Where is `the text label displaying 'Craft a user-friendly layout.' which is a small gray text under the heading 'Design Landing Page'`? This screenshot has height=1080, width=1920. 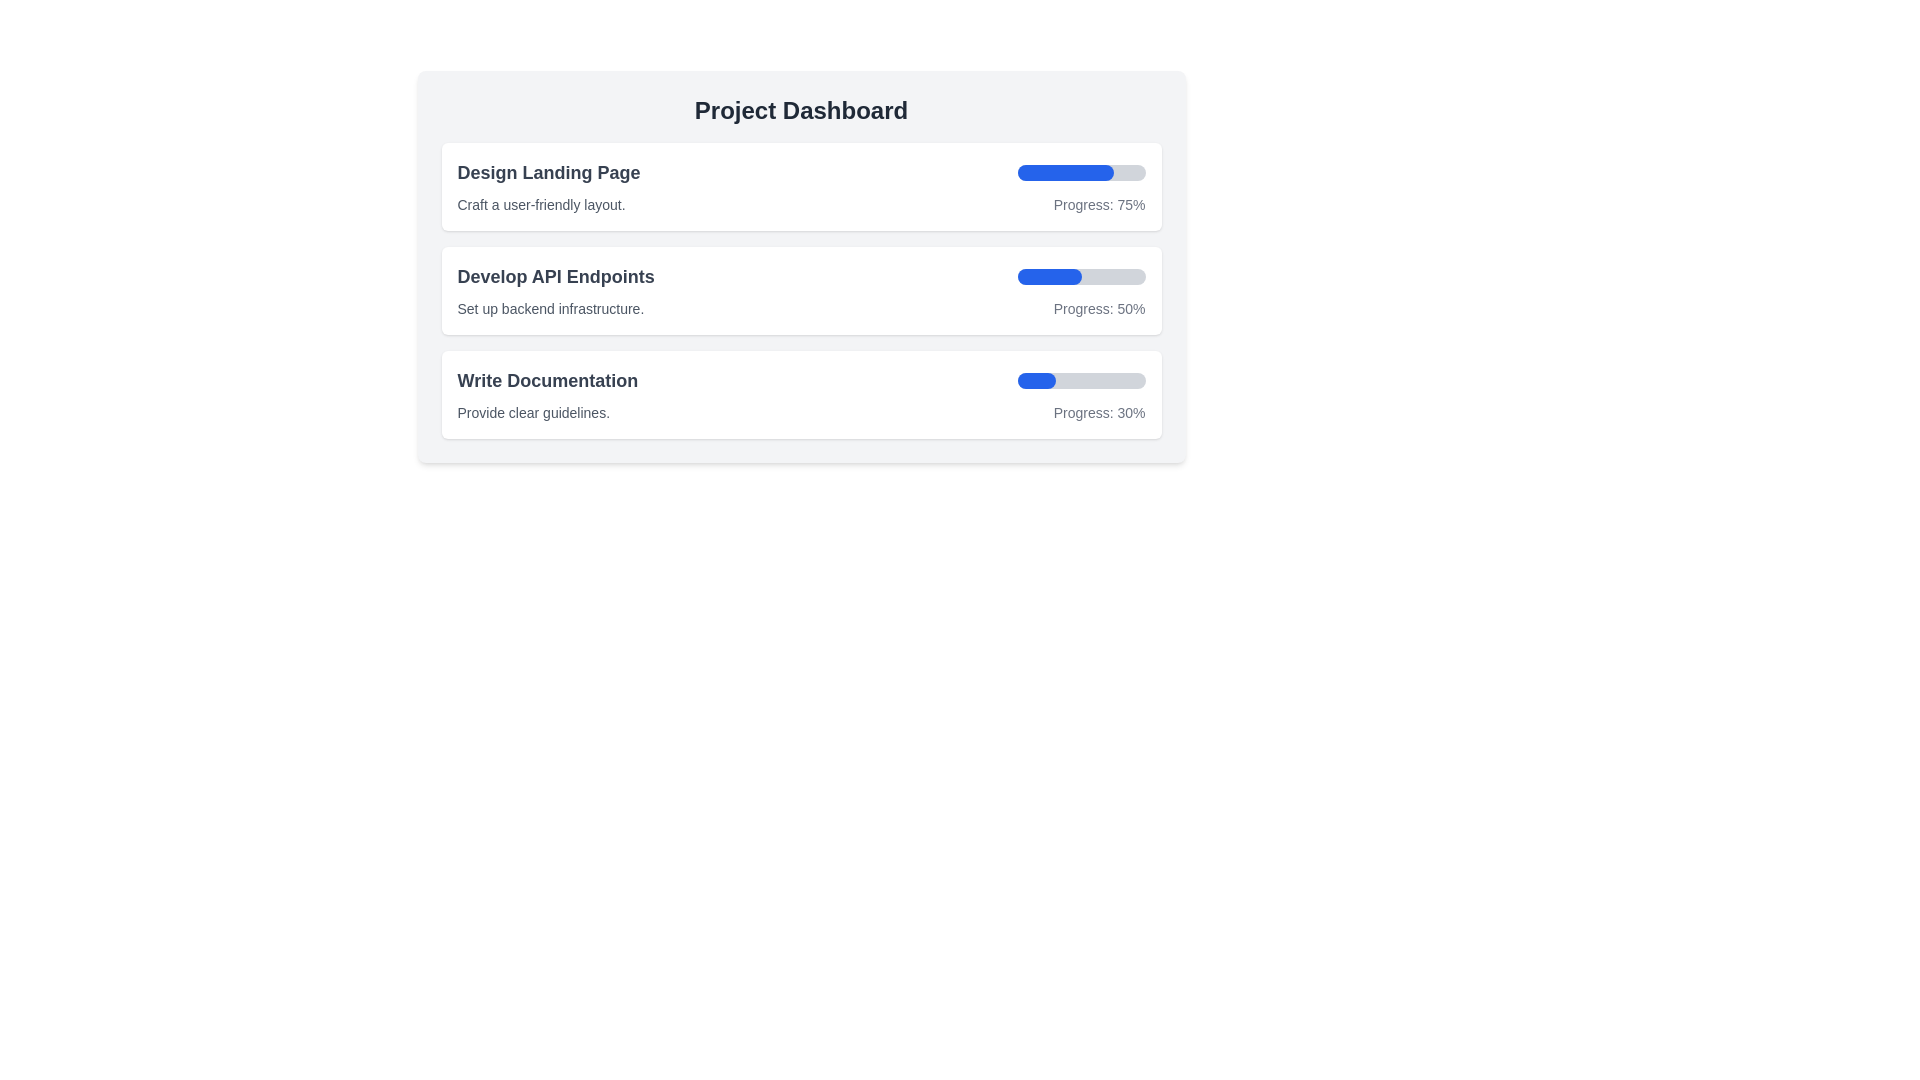
the text label displaying 'Craft a user-friendly layout.' which is a small gray text under the heading 'Design Landing Page' is located at coordinates (541, 204).